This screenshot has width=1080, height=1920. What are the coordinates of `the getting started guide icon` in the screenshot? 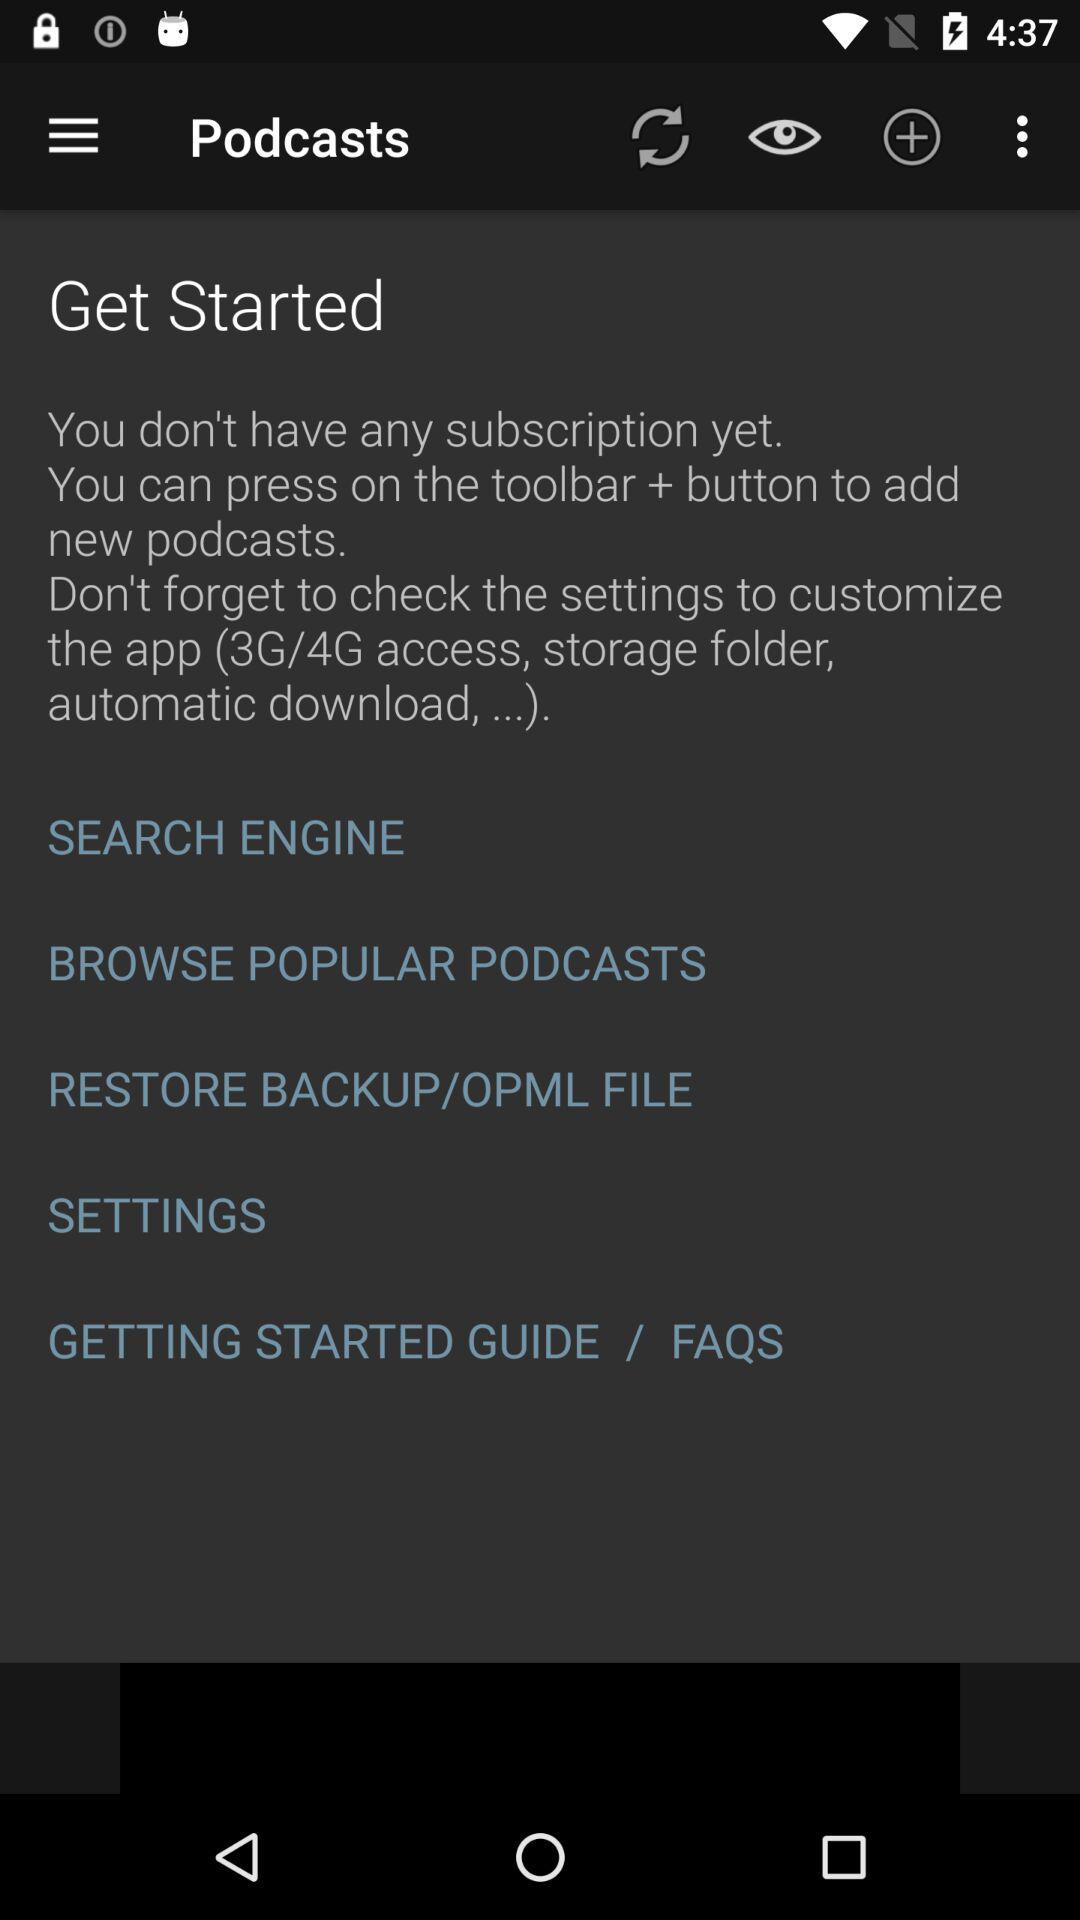 It's located at (322, 1340).